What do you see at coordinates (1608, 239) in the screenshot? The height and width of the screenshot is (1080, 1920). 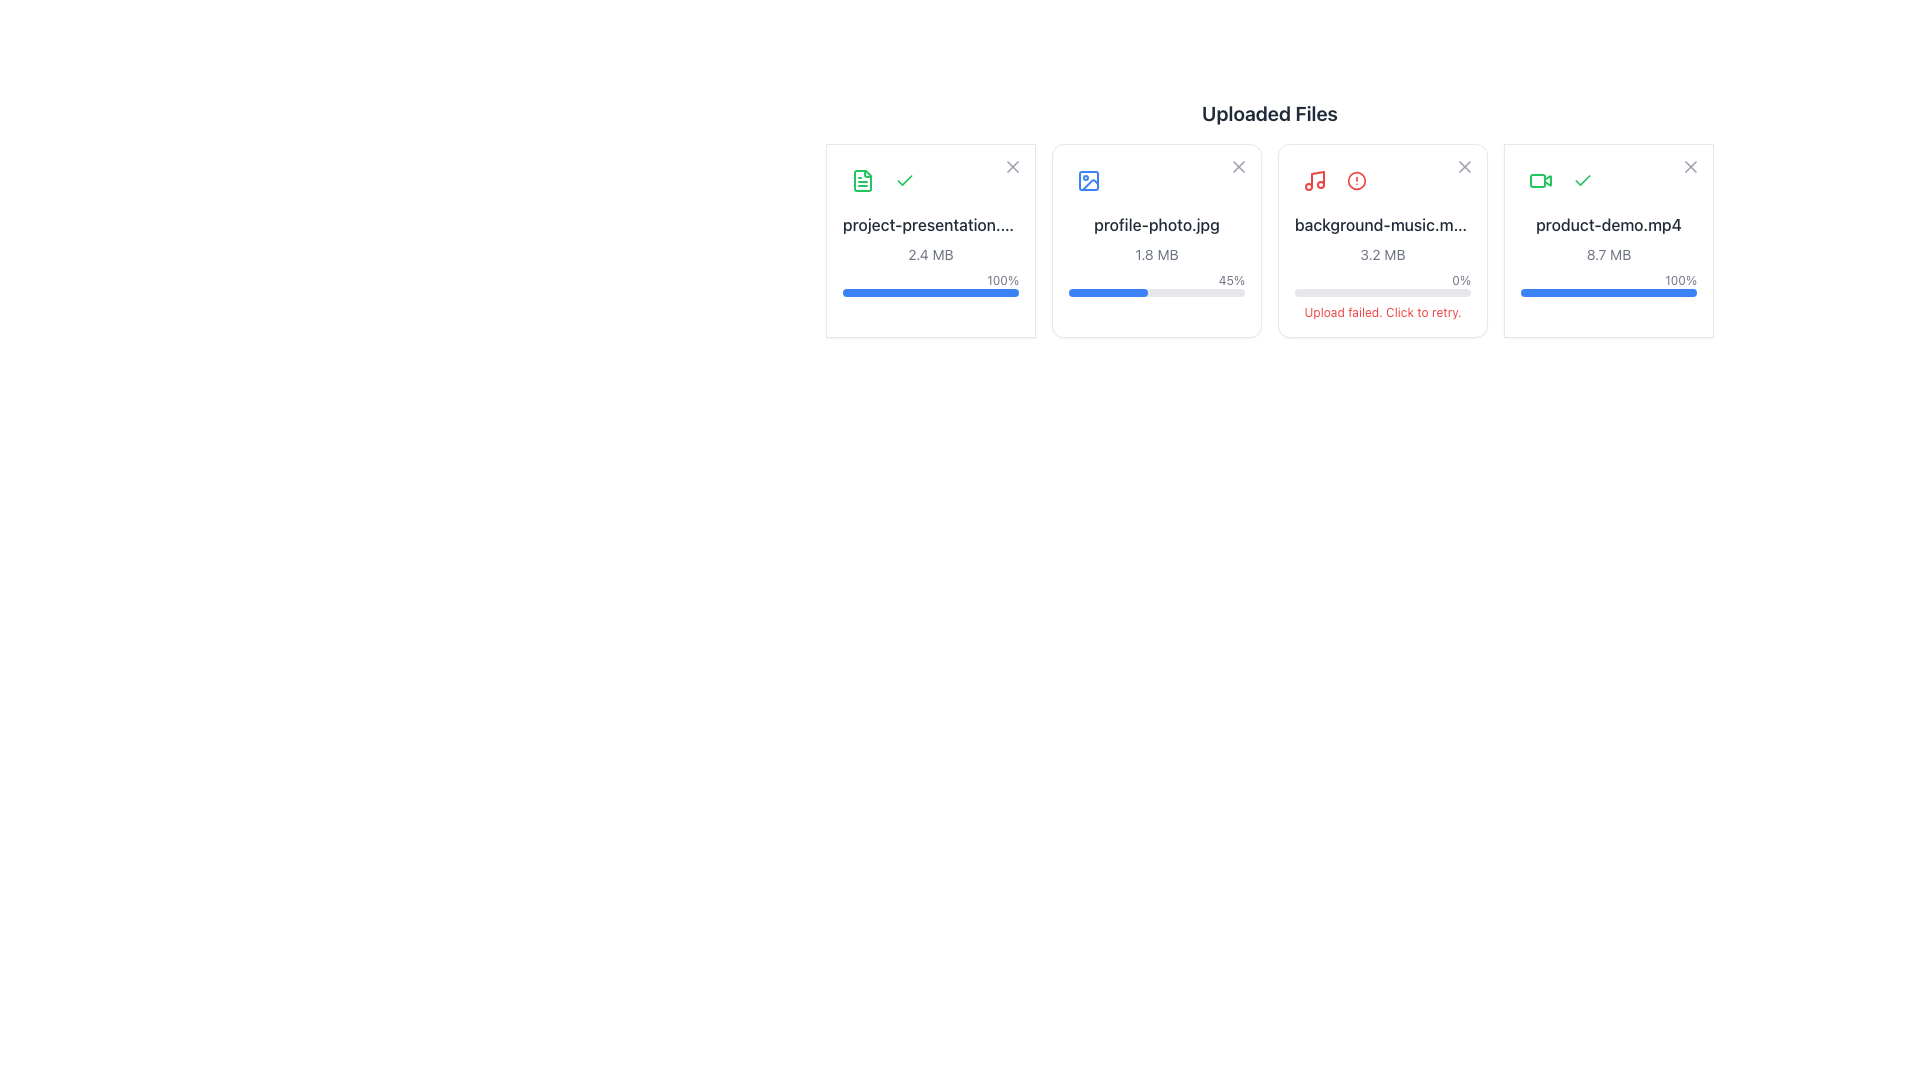 I see `the progress bar of the uploaded video file status element, which is the fourth item in the grid layout` at bounding box center [1608, 239].